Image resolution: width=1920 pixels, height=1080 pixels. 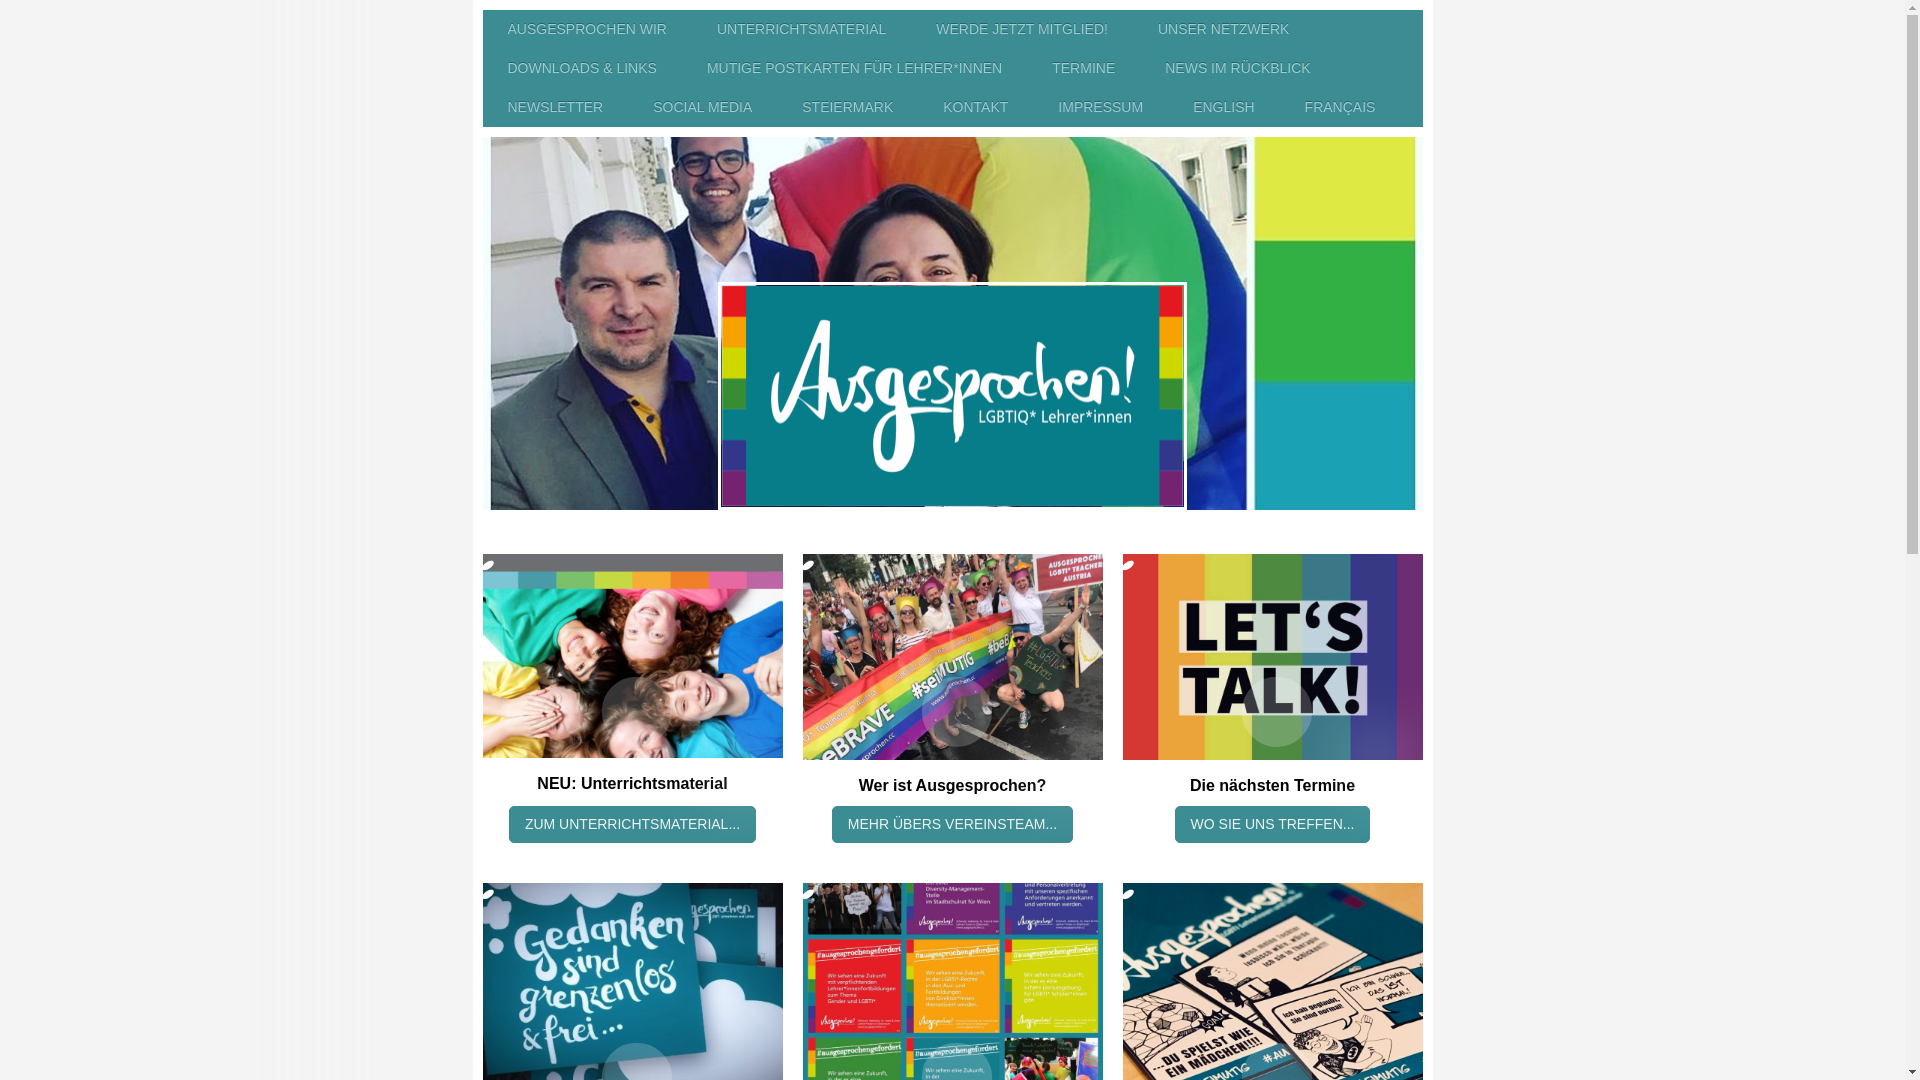 I want to click on 'SOCIAL MEDIA', so click(x=627, y=107).